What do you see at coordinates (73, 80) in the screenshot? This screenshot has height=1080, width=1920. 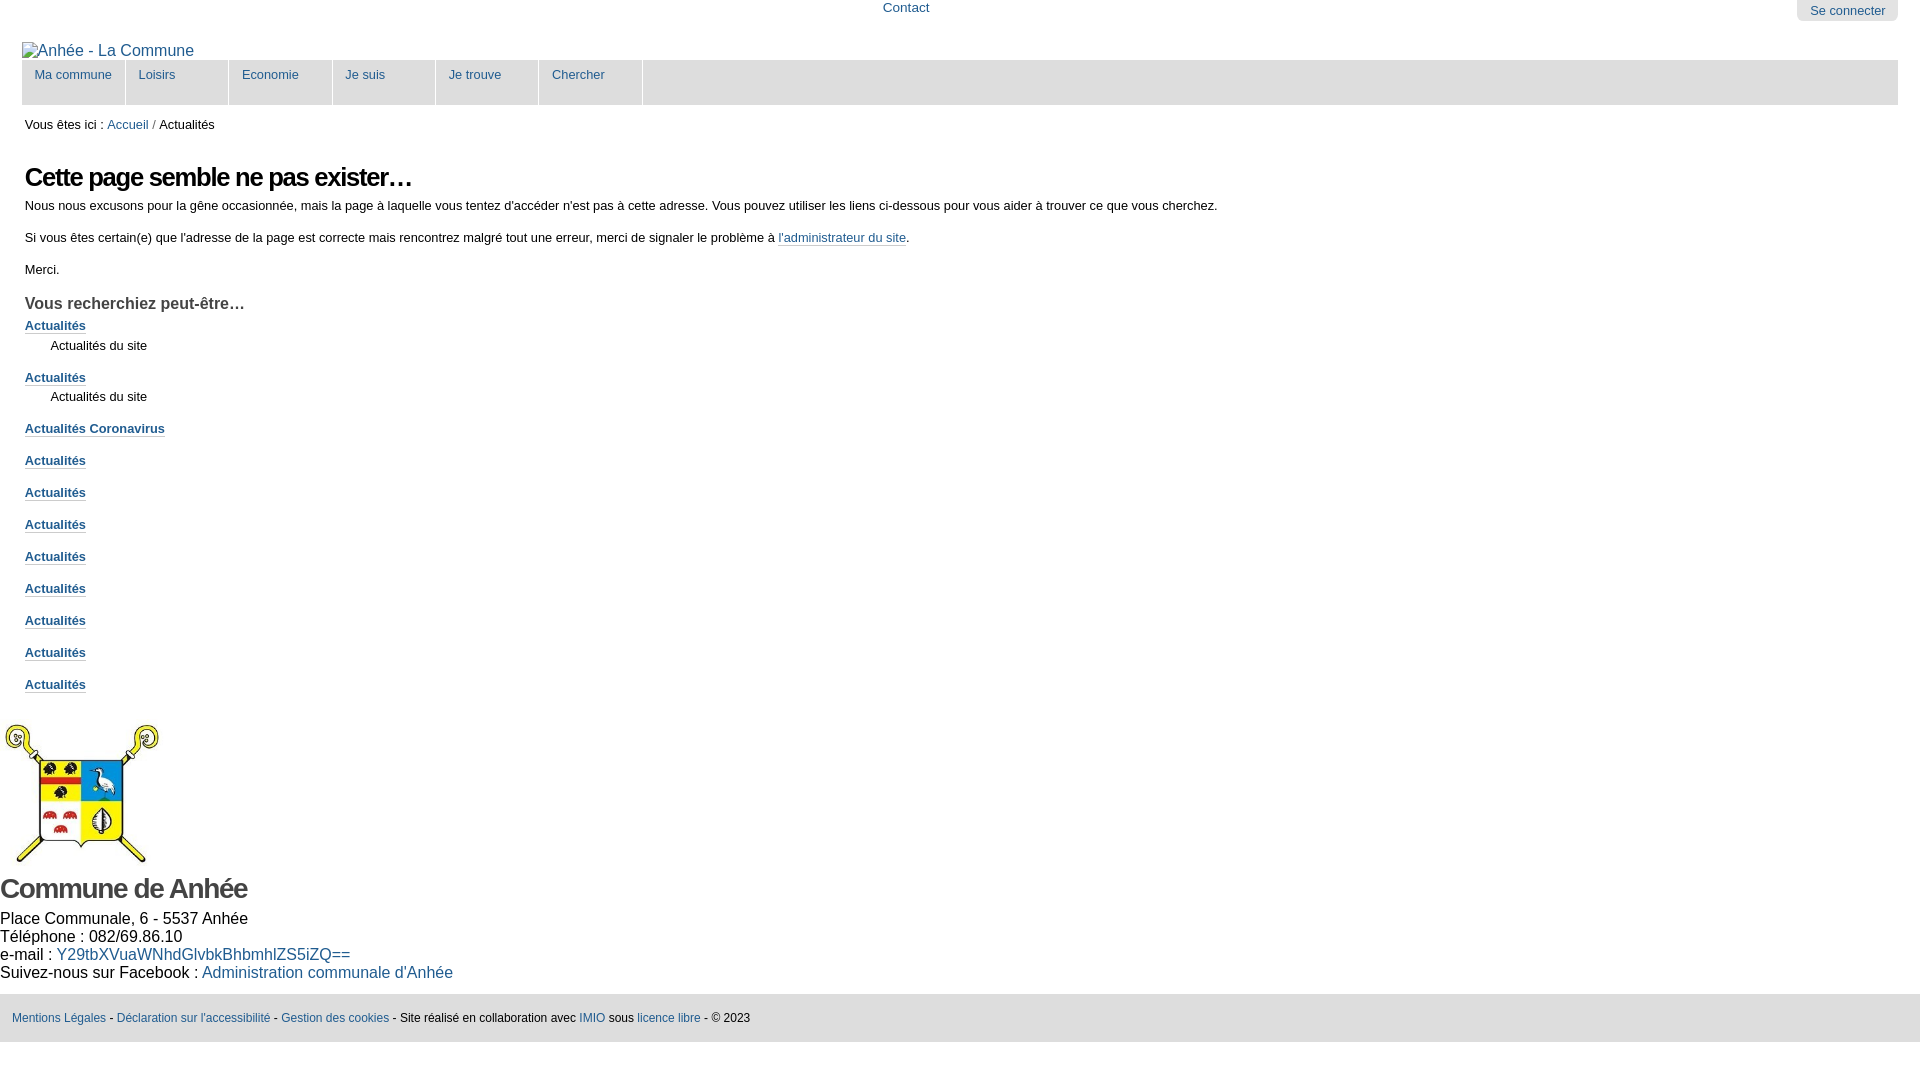 I see `'Ma commune'` at bounding box center [73, 80].